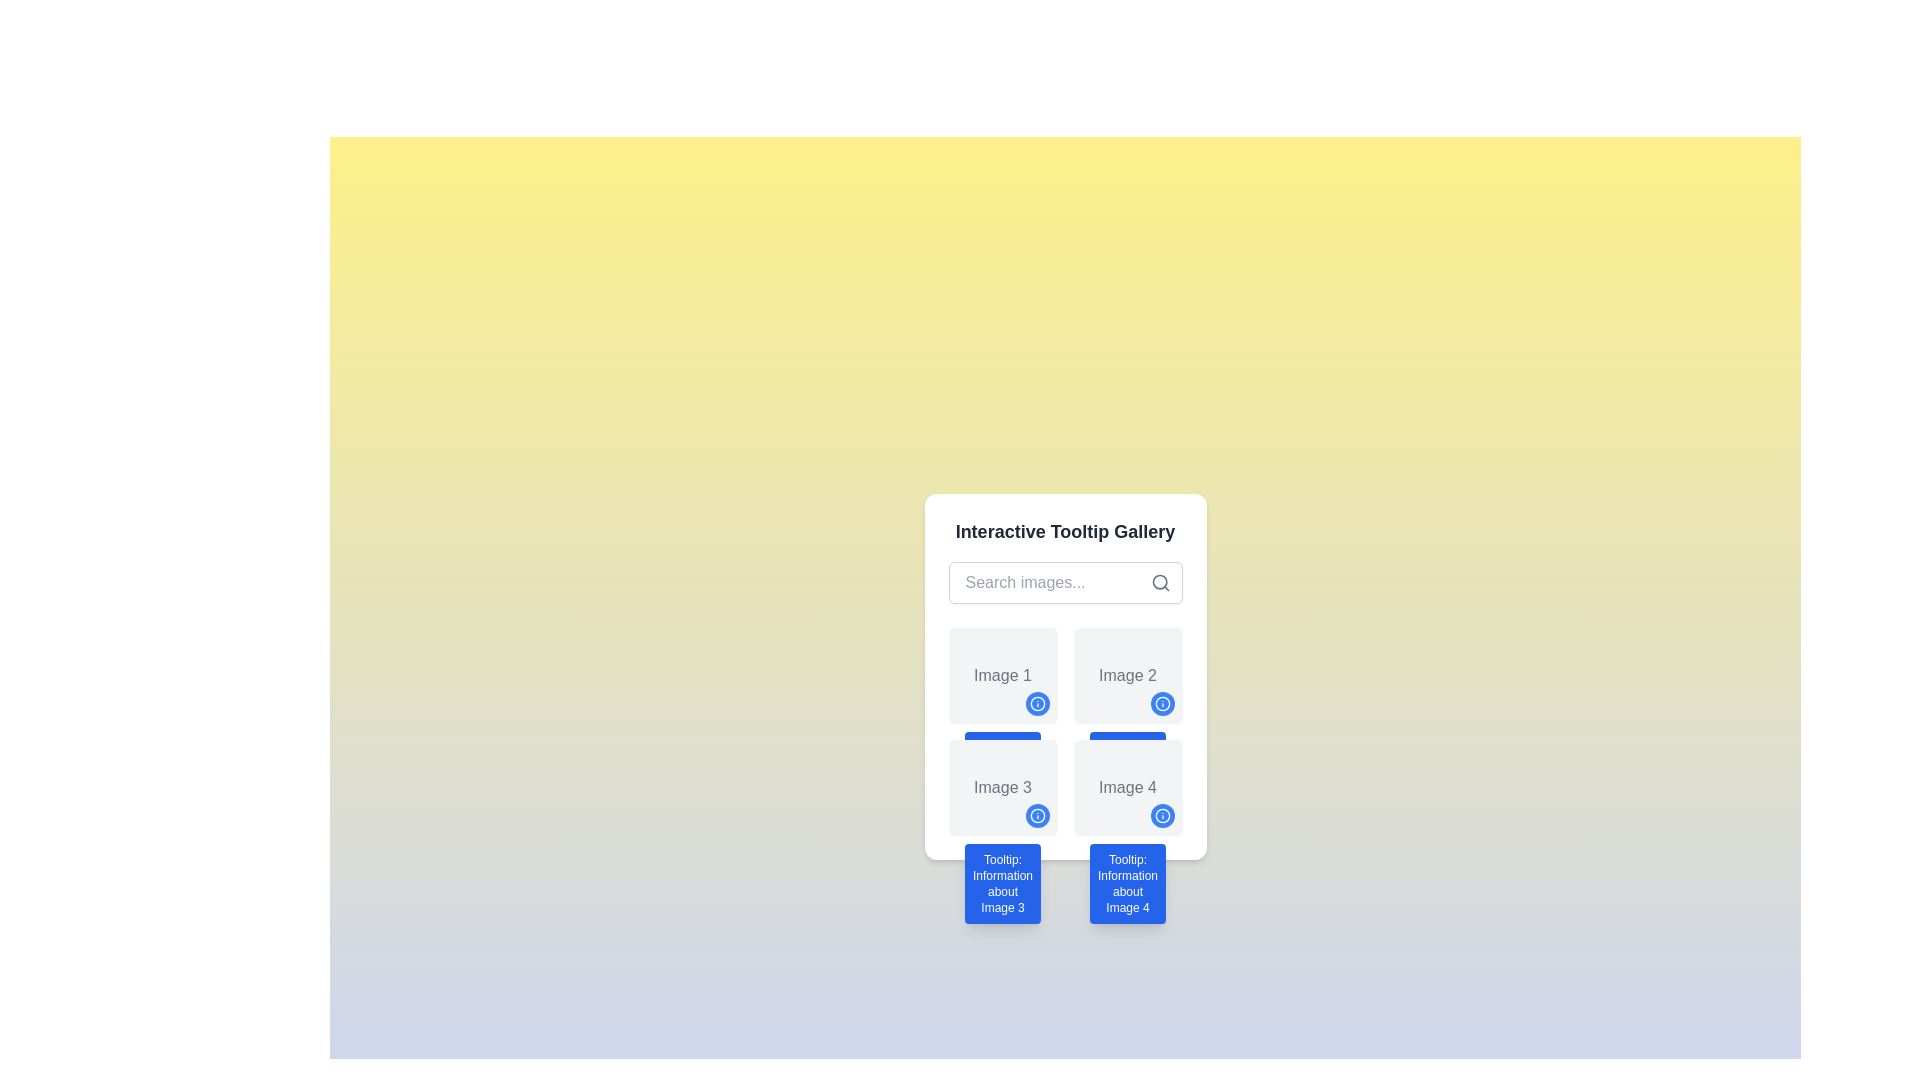  What do you see at coordinates (1162, 816) in the screenshot?
I see `the outermost circular boundary of the tooltip icon located at the bottom-right corner of the 'Image 4' tile in the 'Interactive Tooltip Gallery'` at bounding box center [1162, 816].